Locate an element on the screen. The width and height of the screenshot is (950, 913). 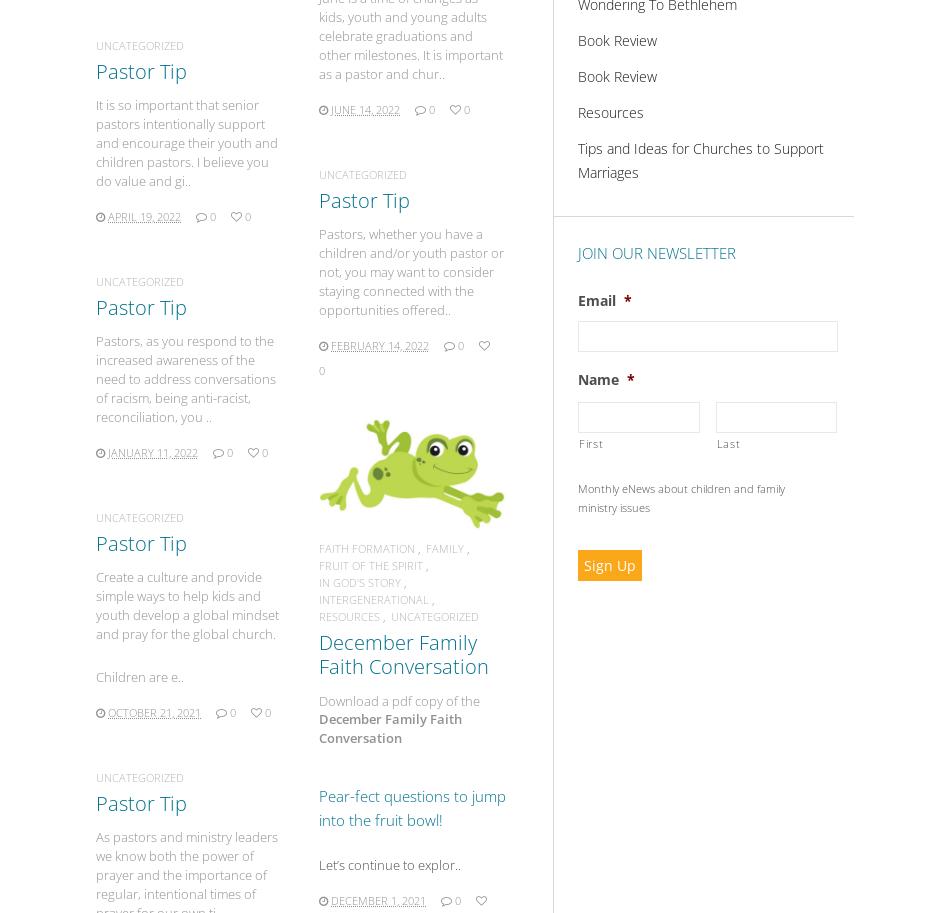
'June 14, 2022' is located at coordinates (364, 108).